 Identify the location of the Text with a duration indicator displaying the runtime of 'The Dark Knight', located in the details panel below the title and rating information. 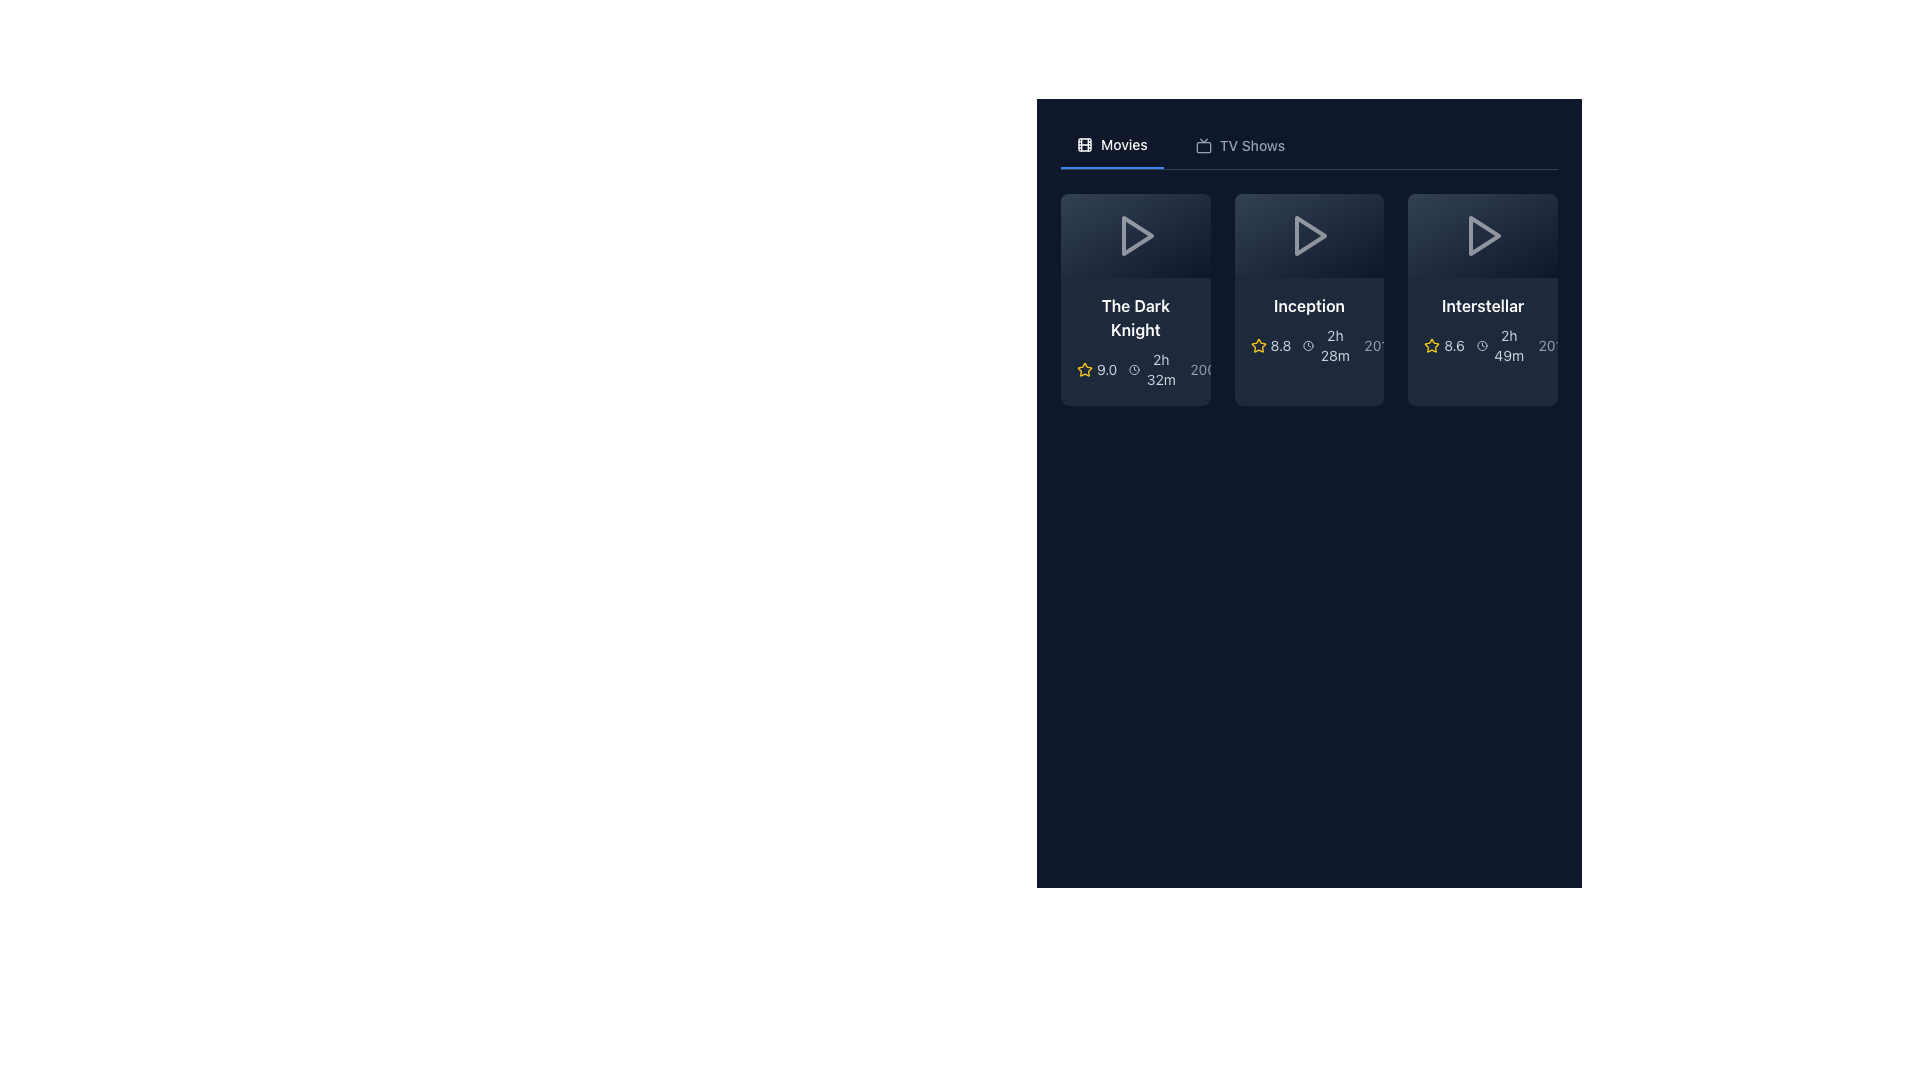
(1153, 370).